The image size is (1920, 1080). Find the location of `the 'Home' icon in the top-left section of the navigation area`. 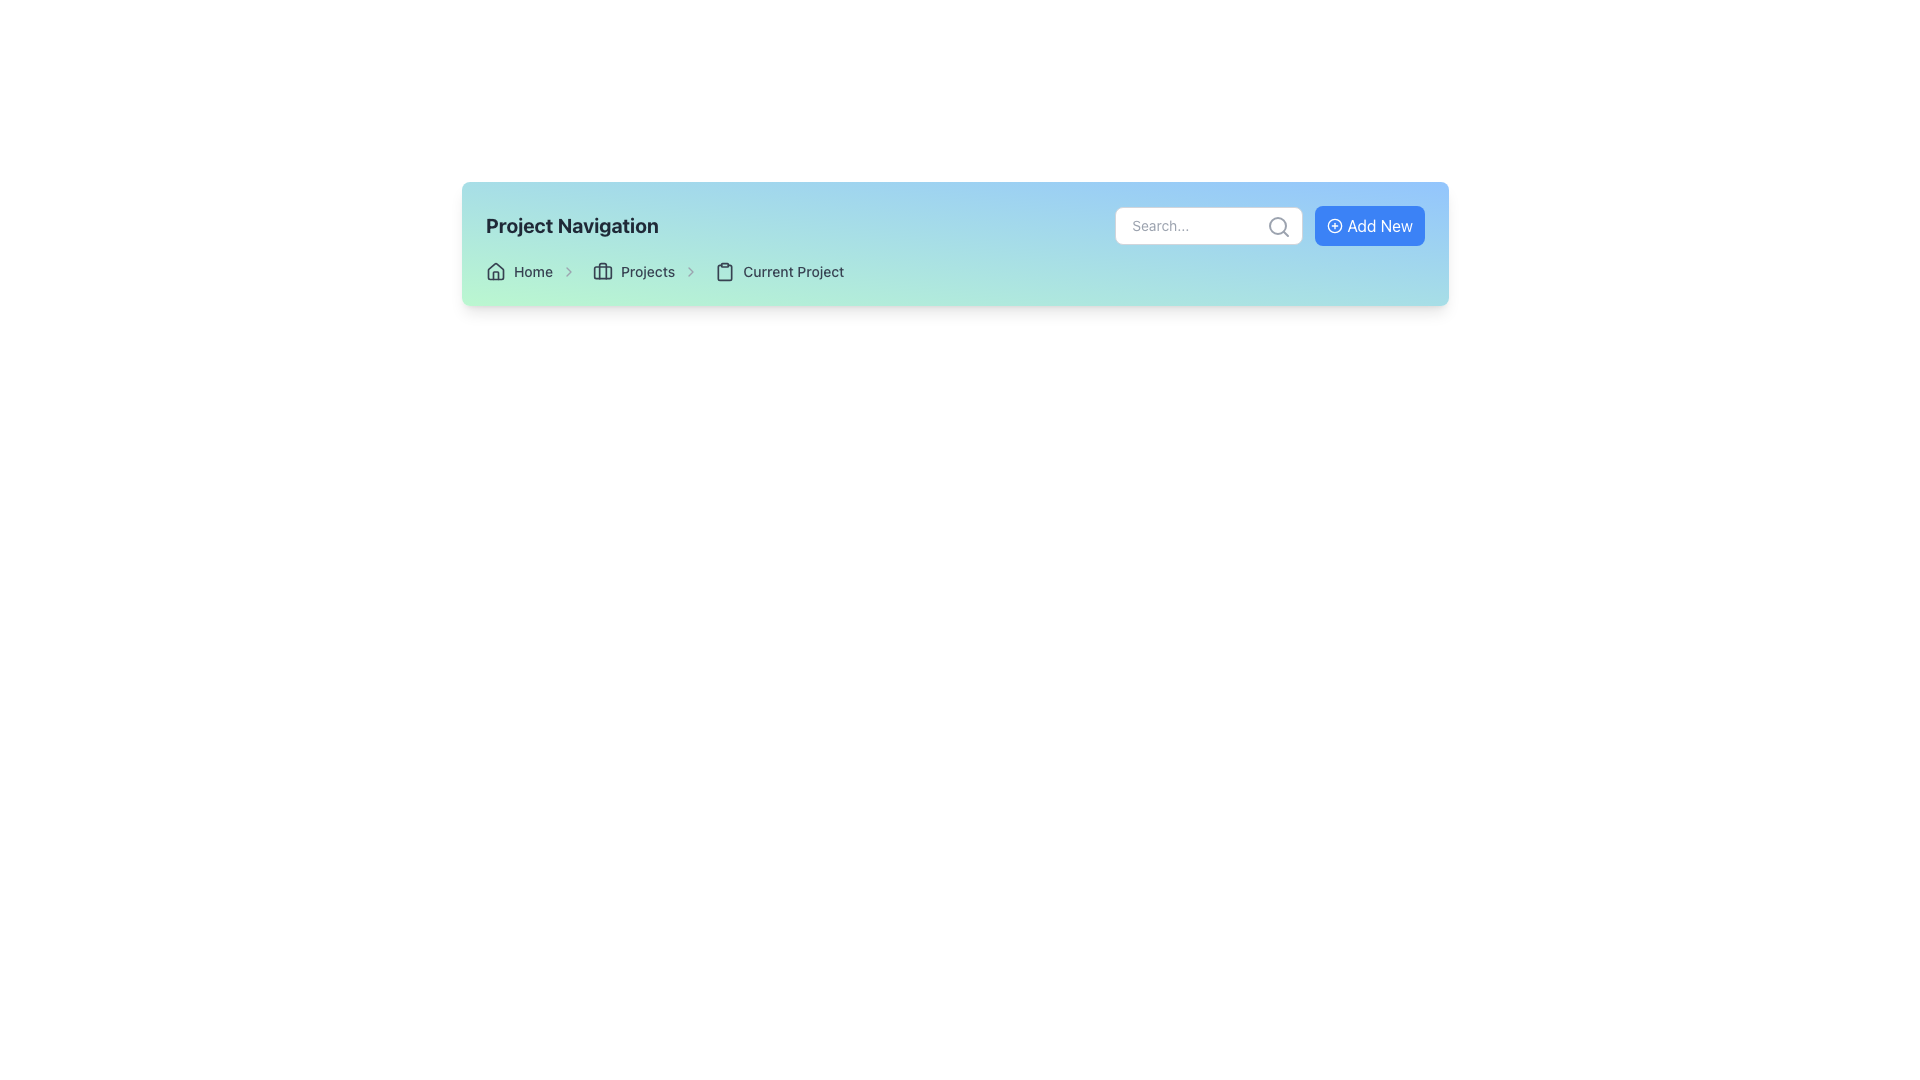

the 'Home' icon in the top-left section of the navigation area is located at coordinates (495, 272).